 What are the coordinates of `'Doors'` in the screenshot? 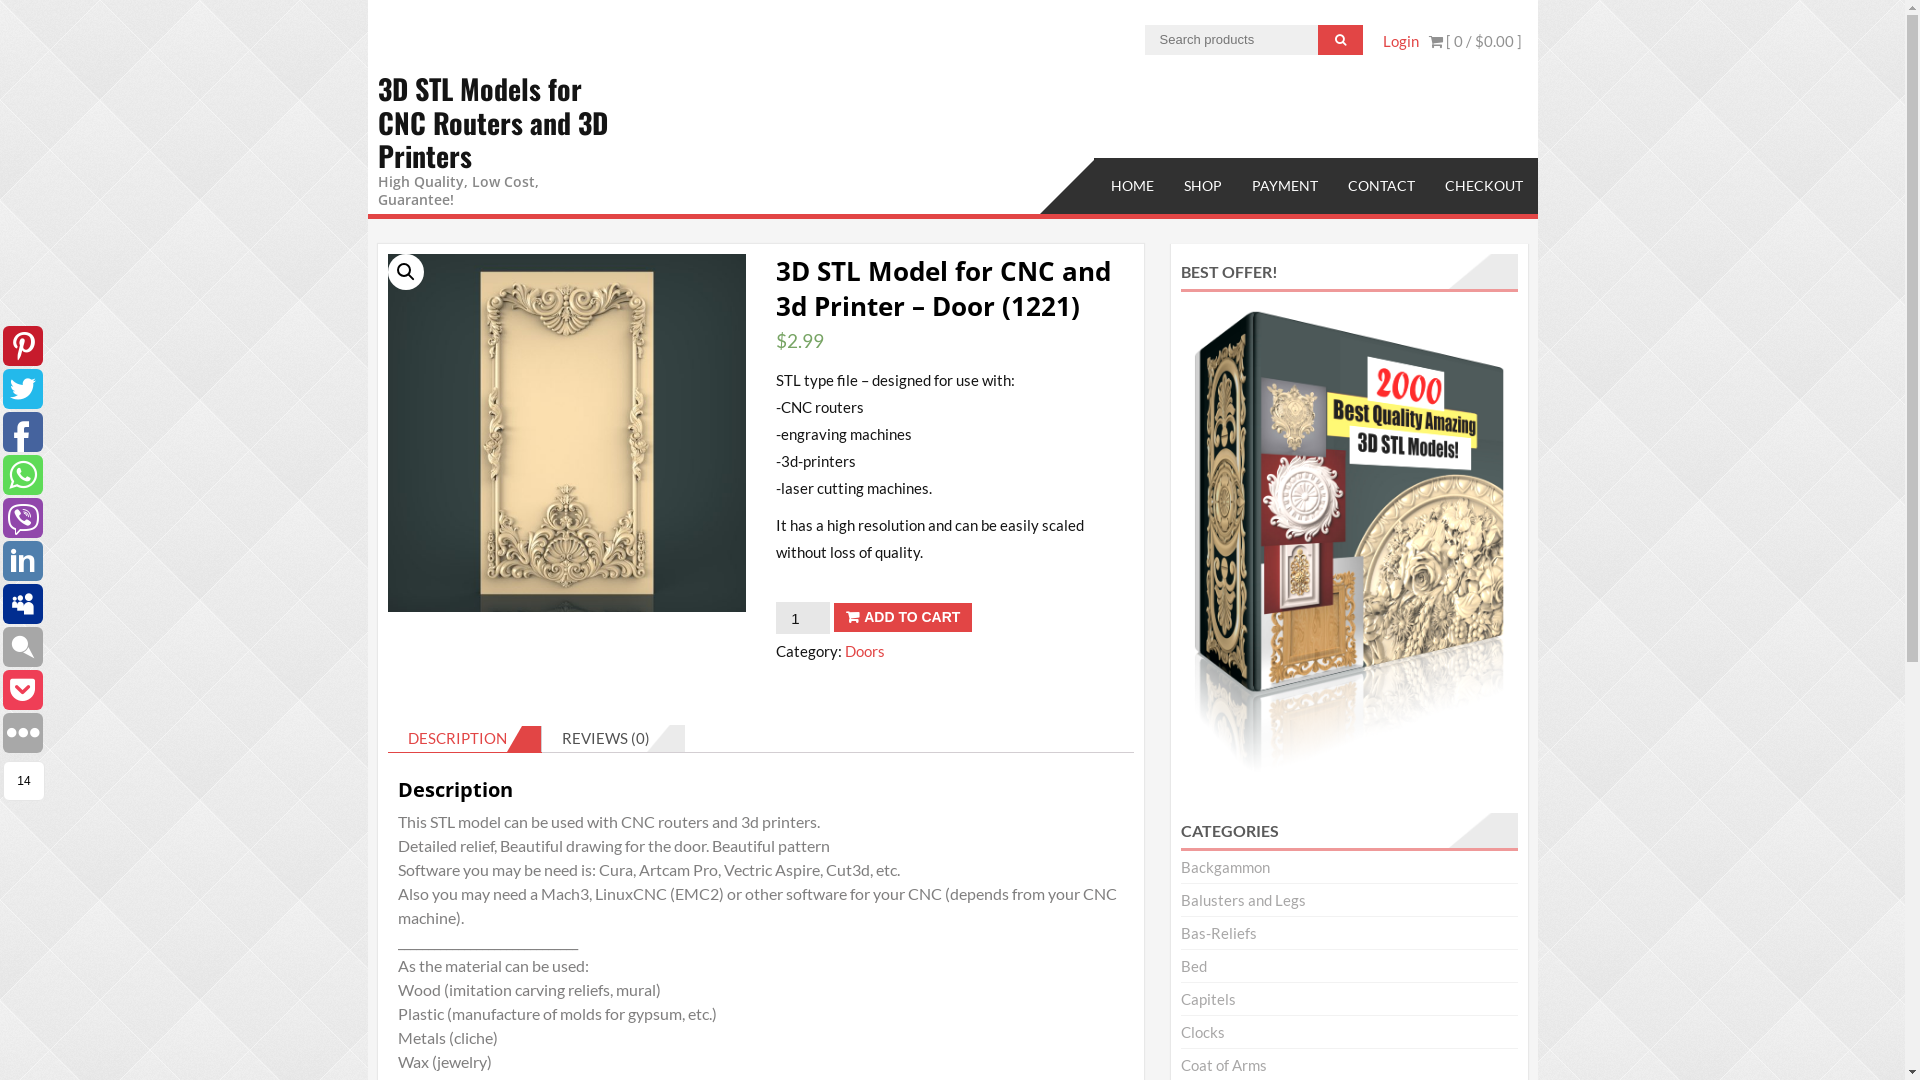 It's located at (864, 651).